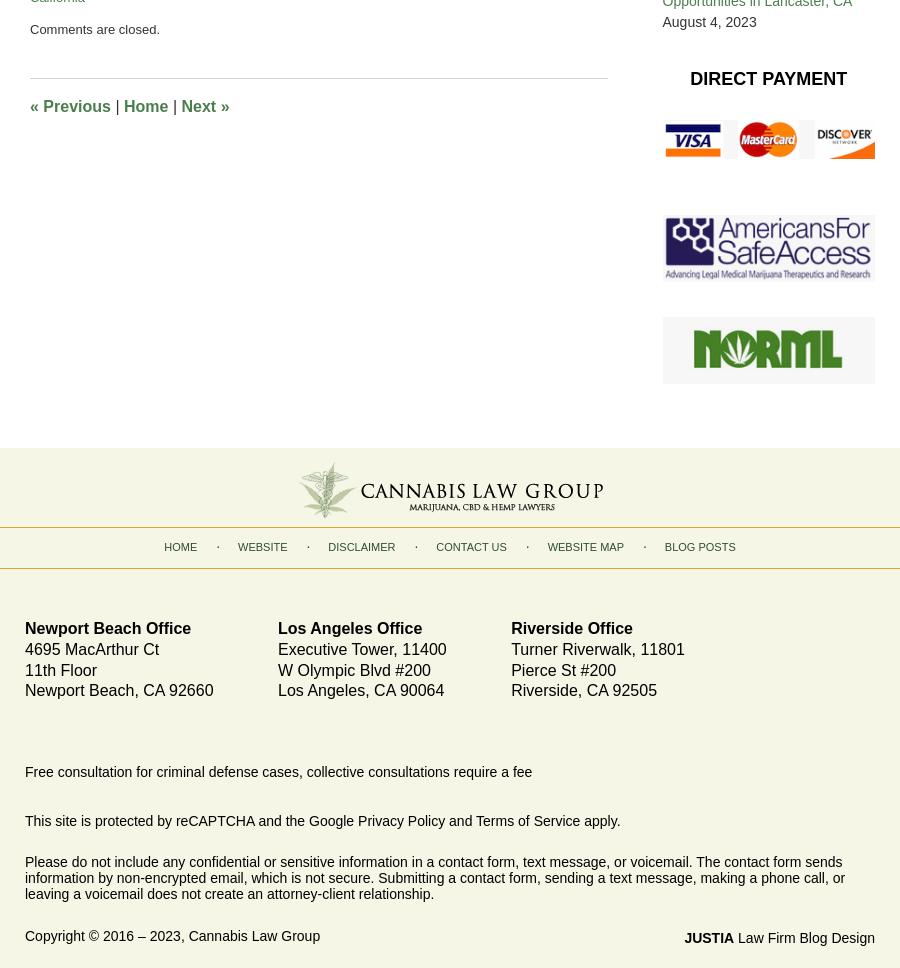 The image size is (900, 968). Describe the element at coordinates (24, 627) in the screenshot. I see `'Newport Beach Office'` at that location.